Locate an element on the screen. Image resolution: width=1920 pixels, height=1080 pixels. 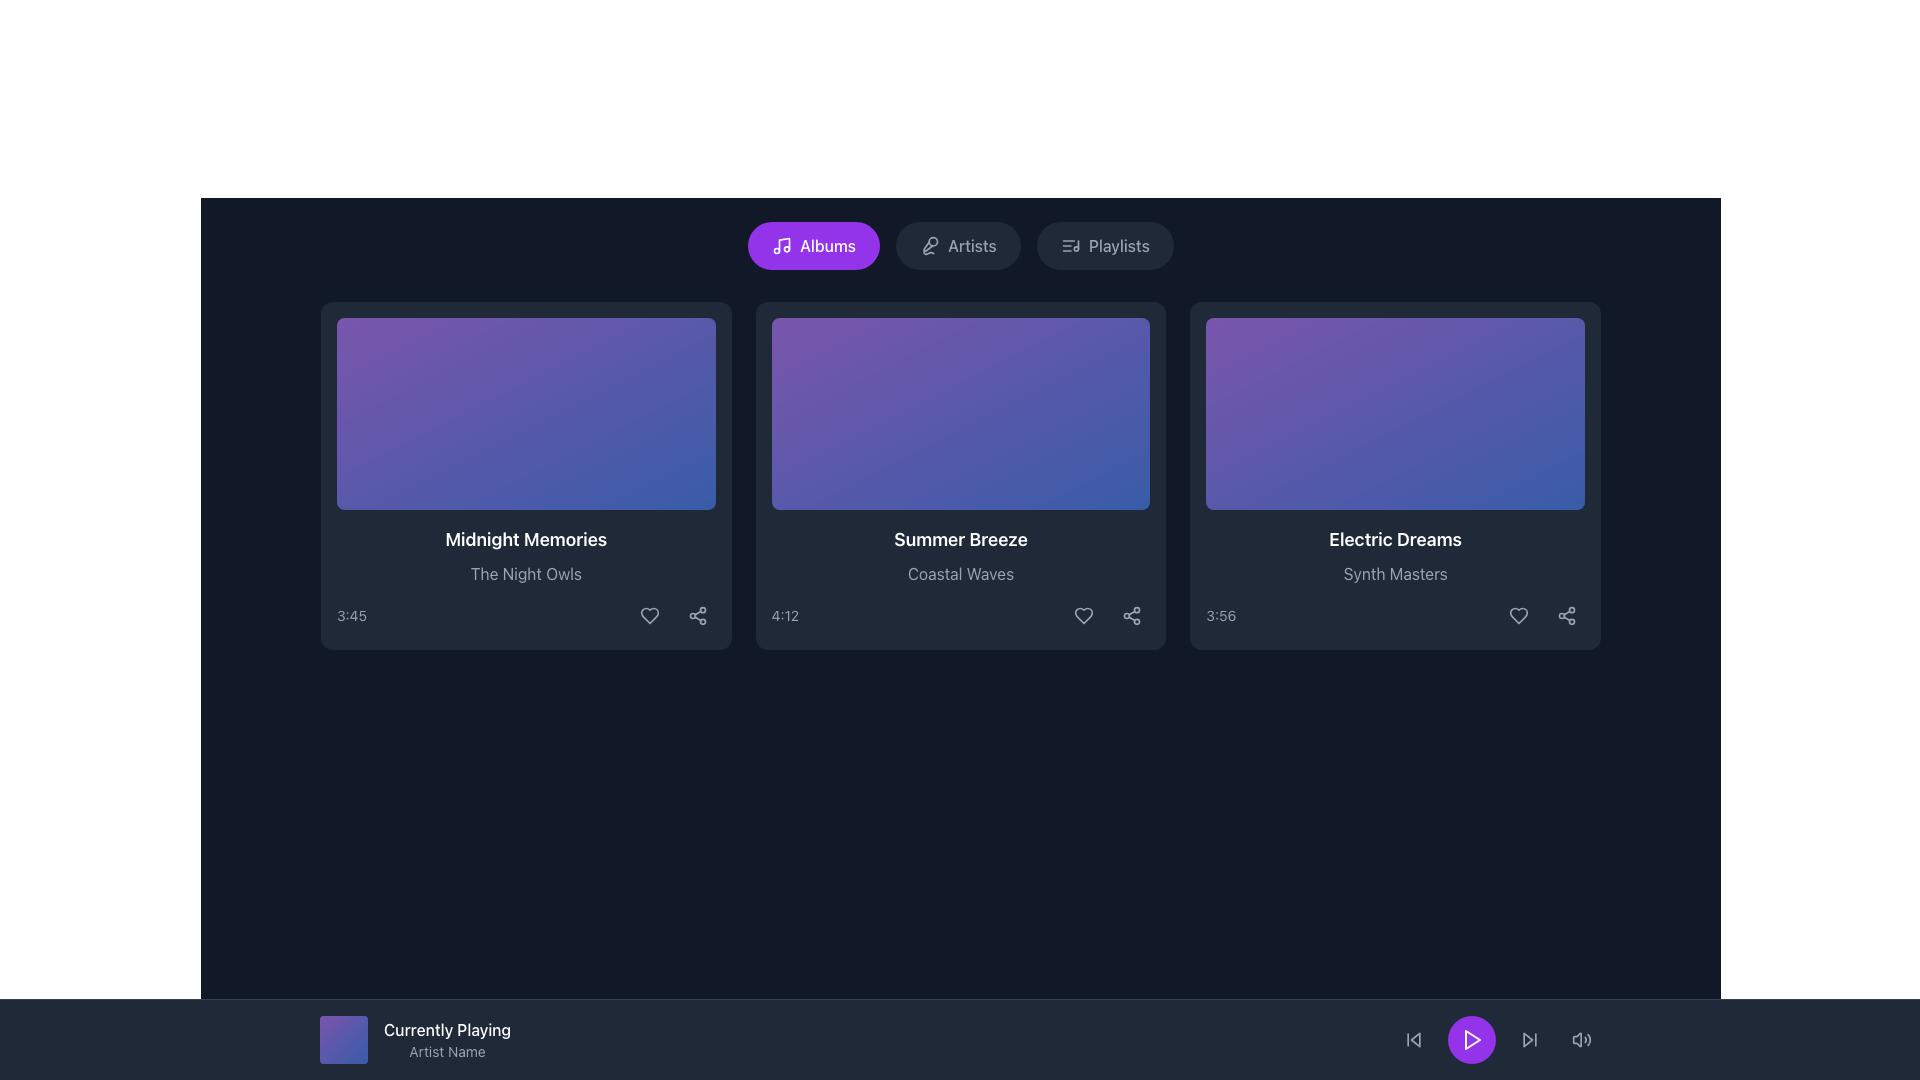
the small forward arrow icon located to the right of the main playback controls is located at coordinates (1529, 1039).